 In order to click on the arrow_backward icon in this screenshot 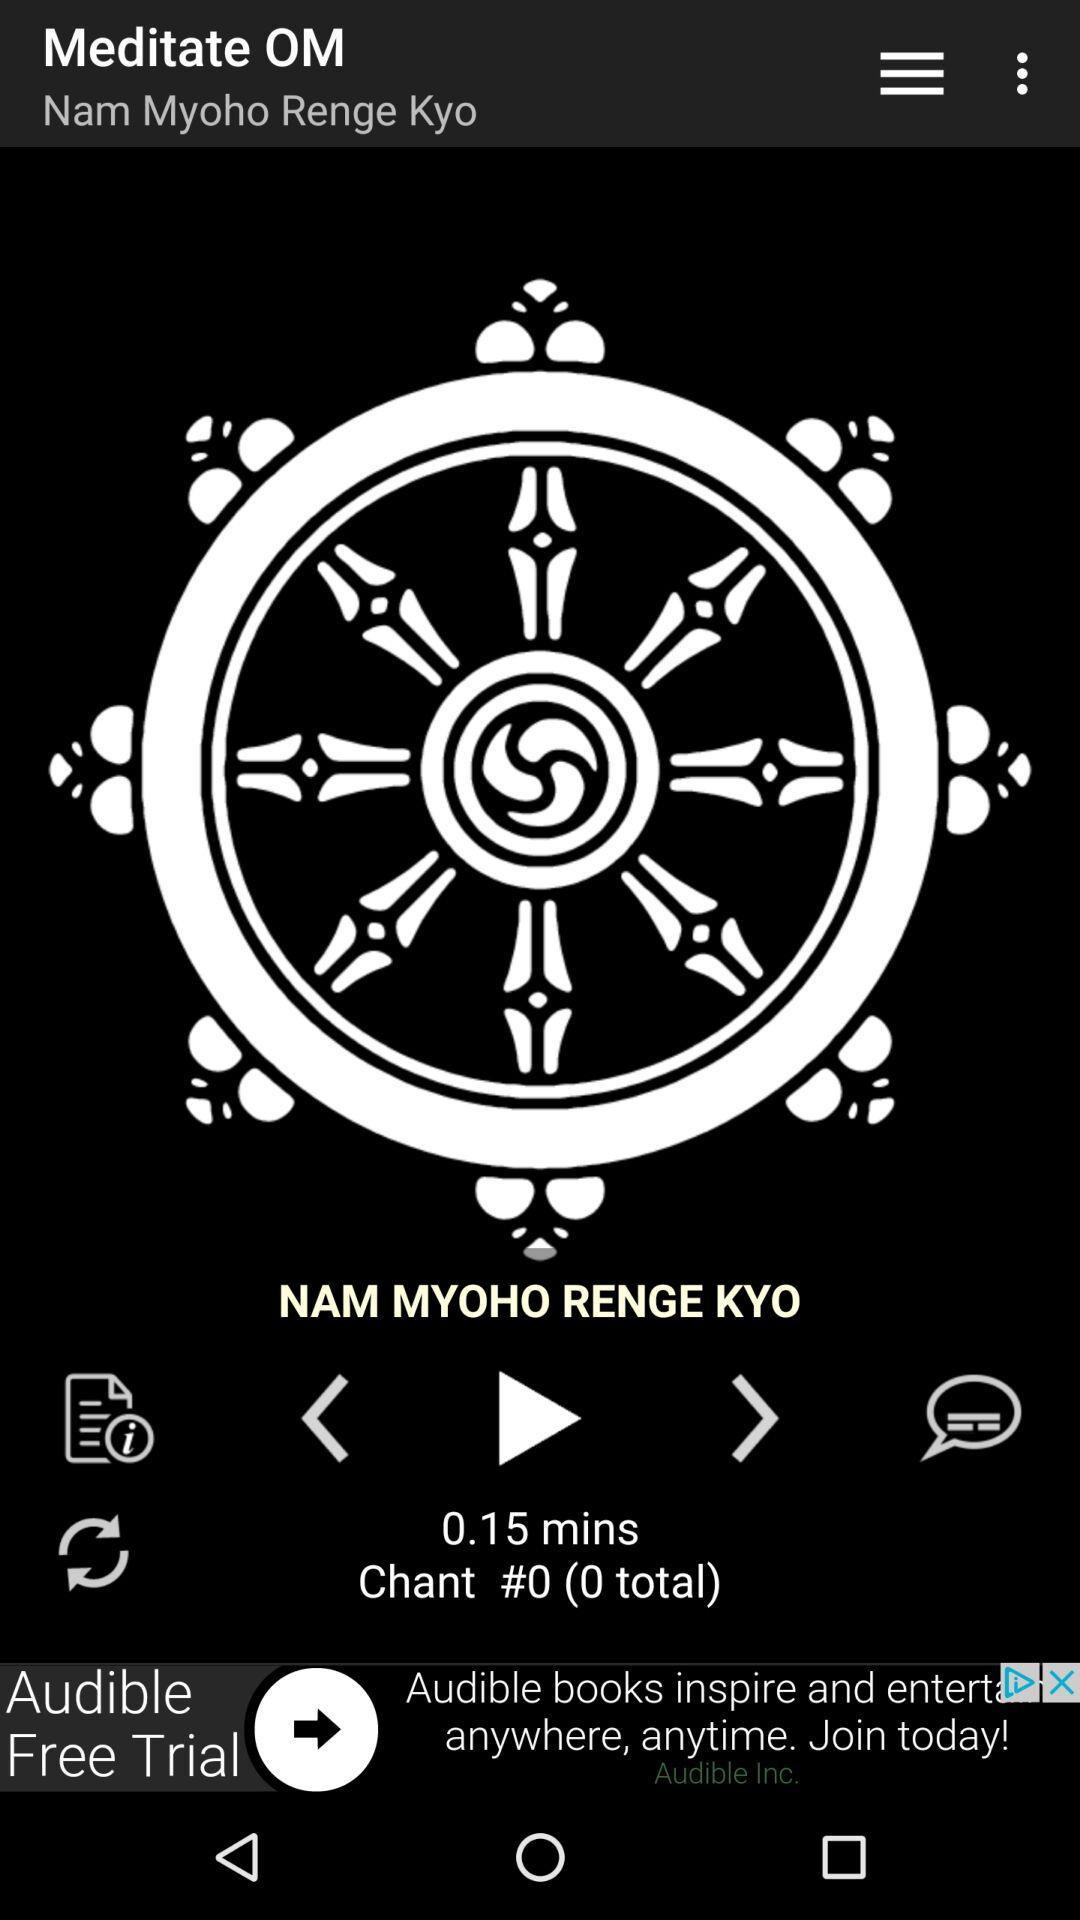, I will do `click(323, 1417)`.